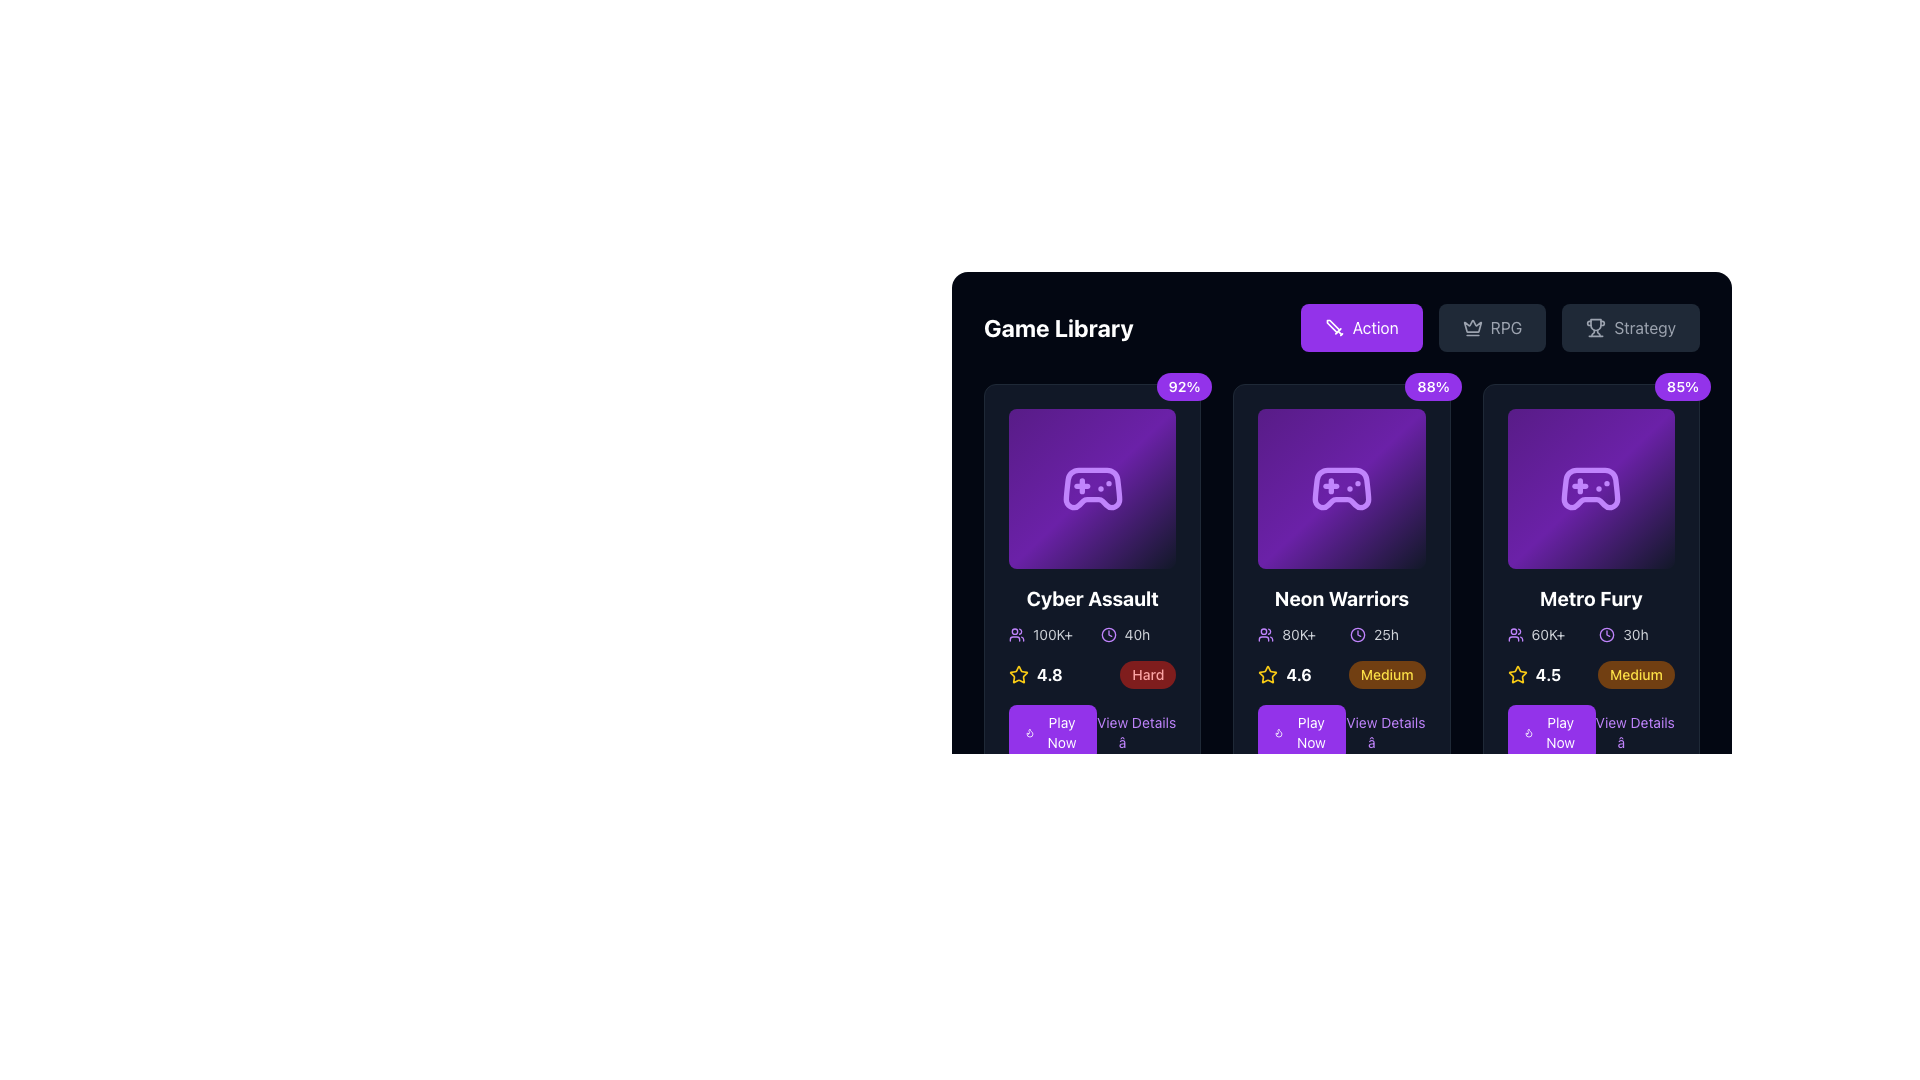 Image resolution: width=1920 pixels, height=1080 pixels. Describe the element at coordinates (1384, 732) in the screenshot. I see `the clickable link located to the right of the 'Play Now' button in the bottom card UI for the game 'Neon Warriors' to change its color` at that location.